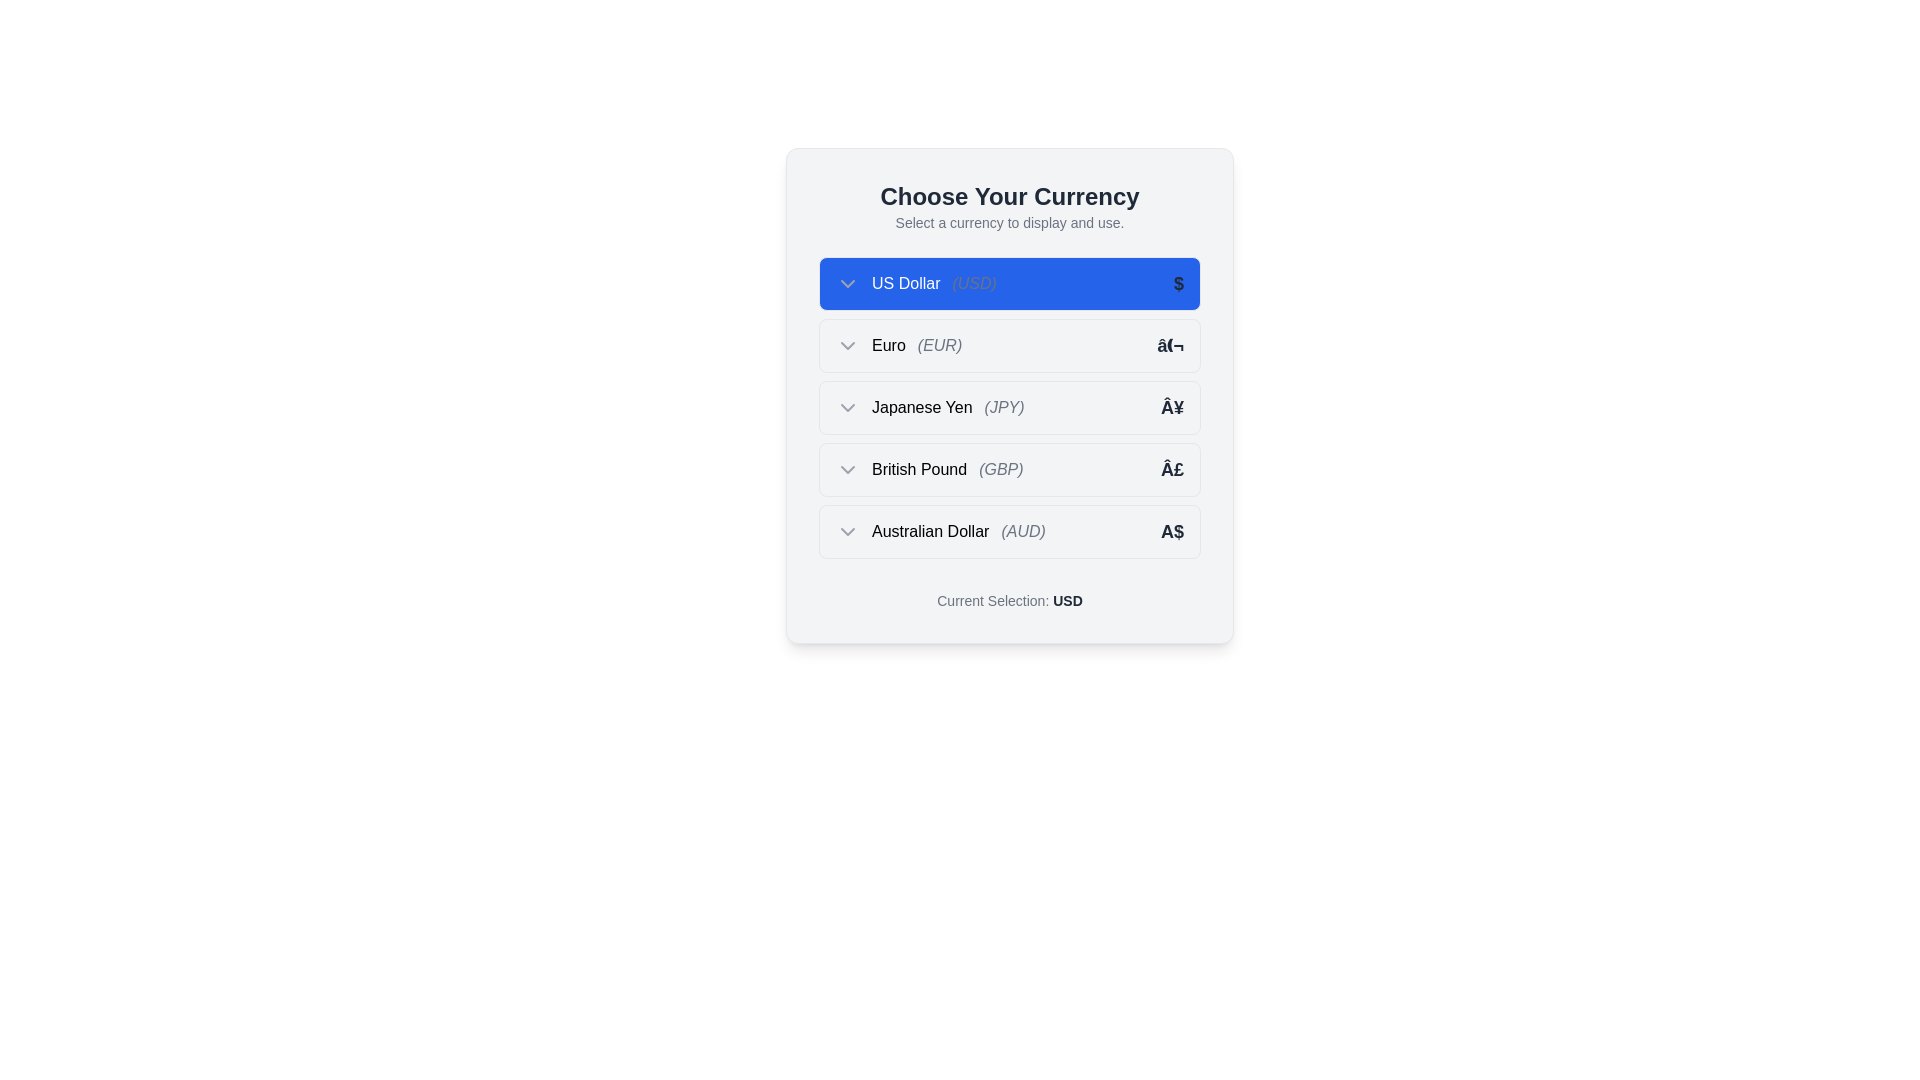  Describe the element at coordinates (1023, 531) in the screenshot. I see `the text label displaying '(AUD)' in italicized gray styling, located to the right of 'Australian Dollar' in the currency selection list` at that location.